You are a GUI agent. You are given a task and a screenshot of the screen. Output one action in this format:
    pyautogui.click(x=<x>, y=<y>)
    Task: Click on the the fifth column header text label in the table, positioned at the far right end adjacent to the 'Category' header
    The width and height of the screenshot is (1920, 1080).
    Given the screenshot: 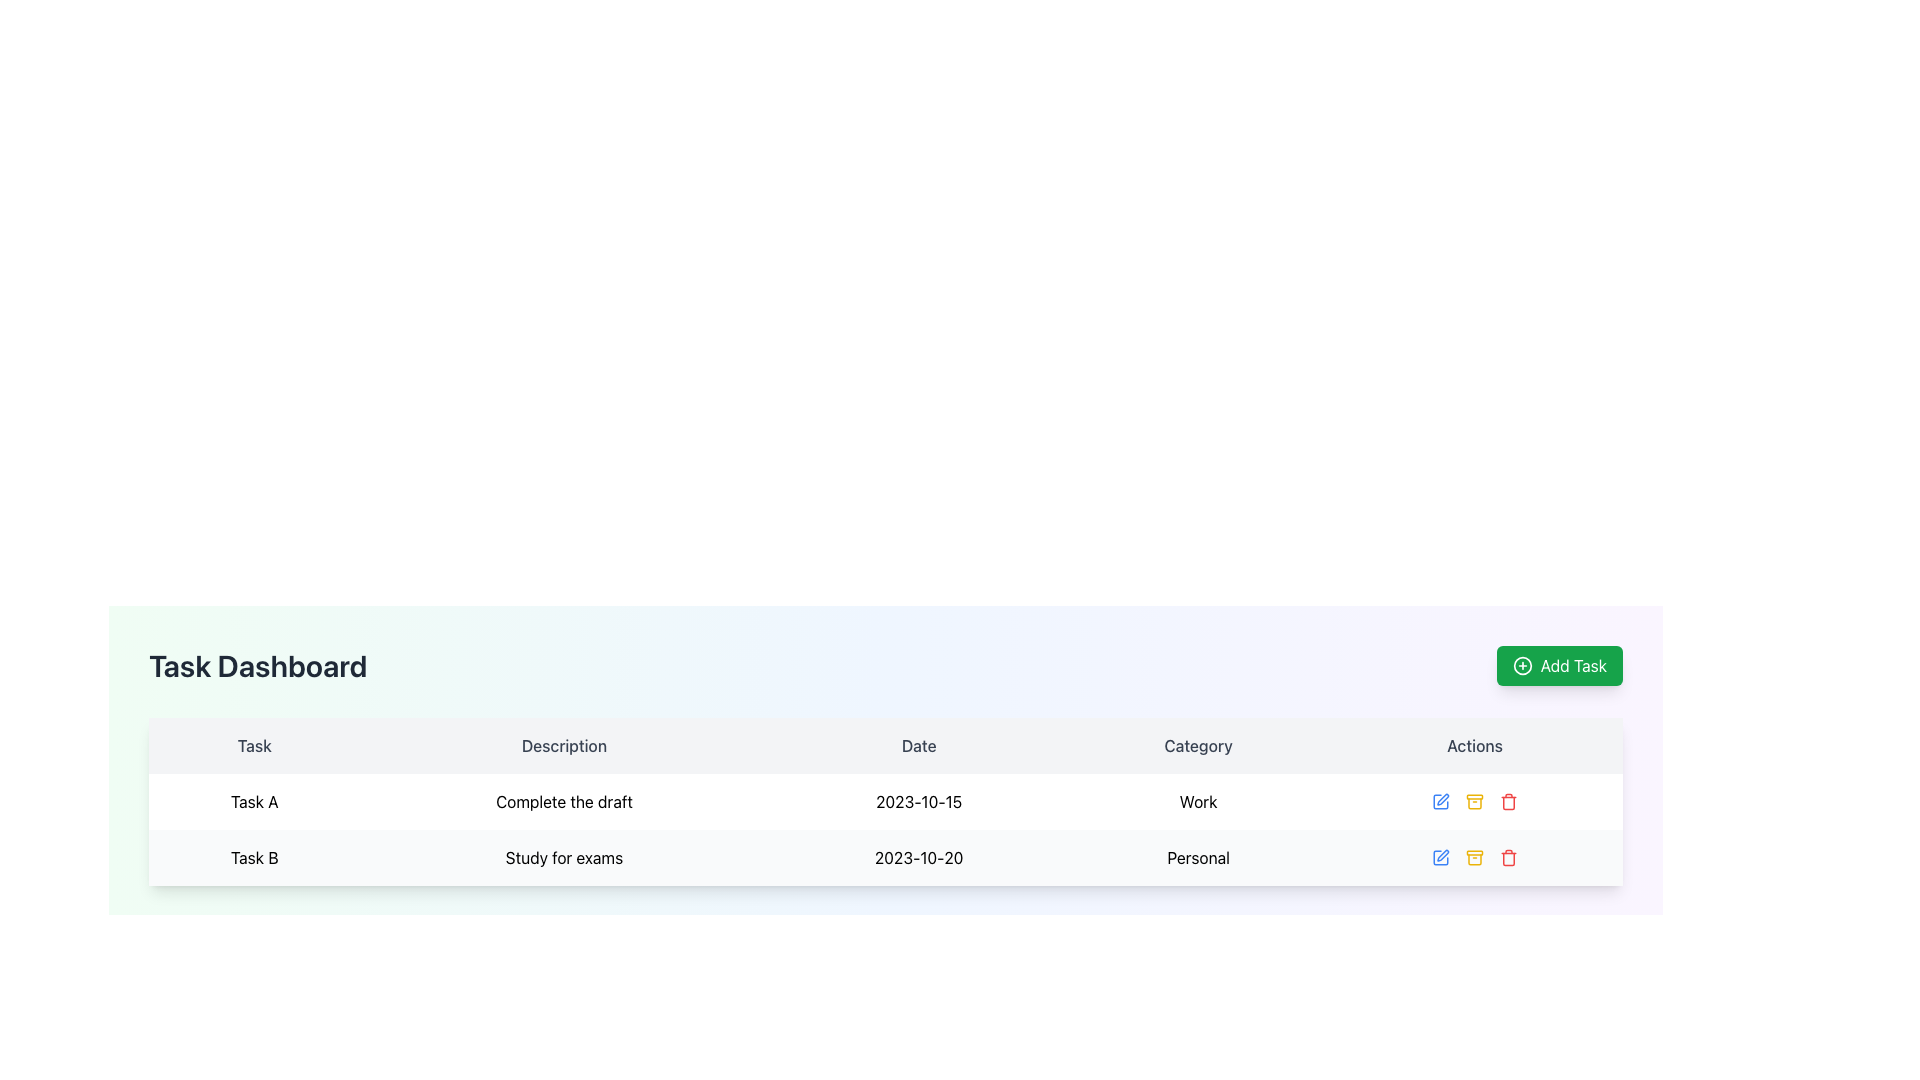 What is the action you would take?
    pyautogui.click(x=1475, y=745)
    